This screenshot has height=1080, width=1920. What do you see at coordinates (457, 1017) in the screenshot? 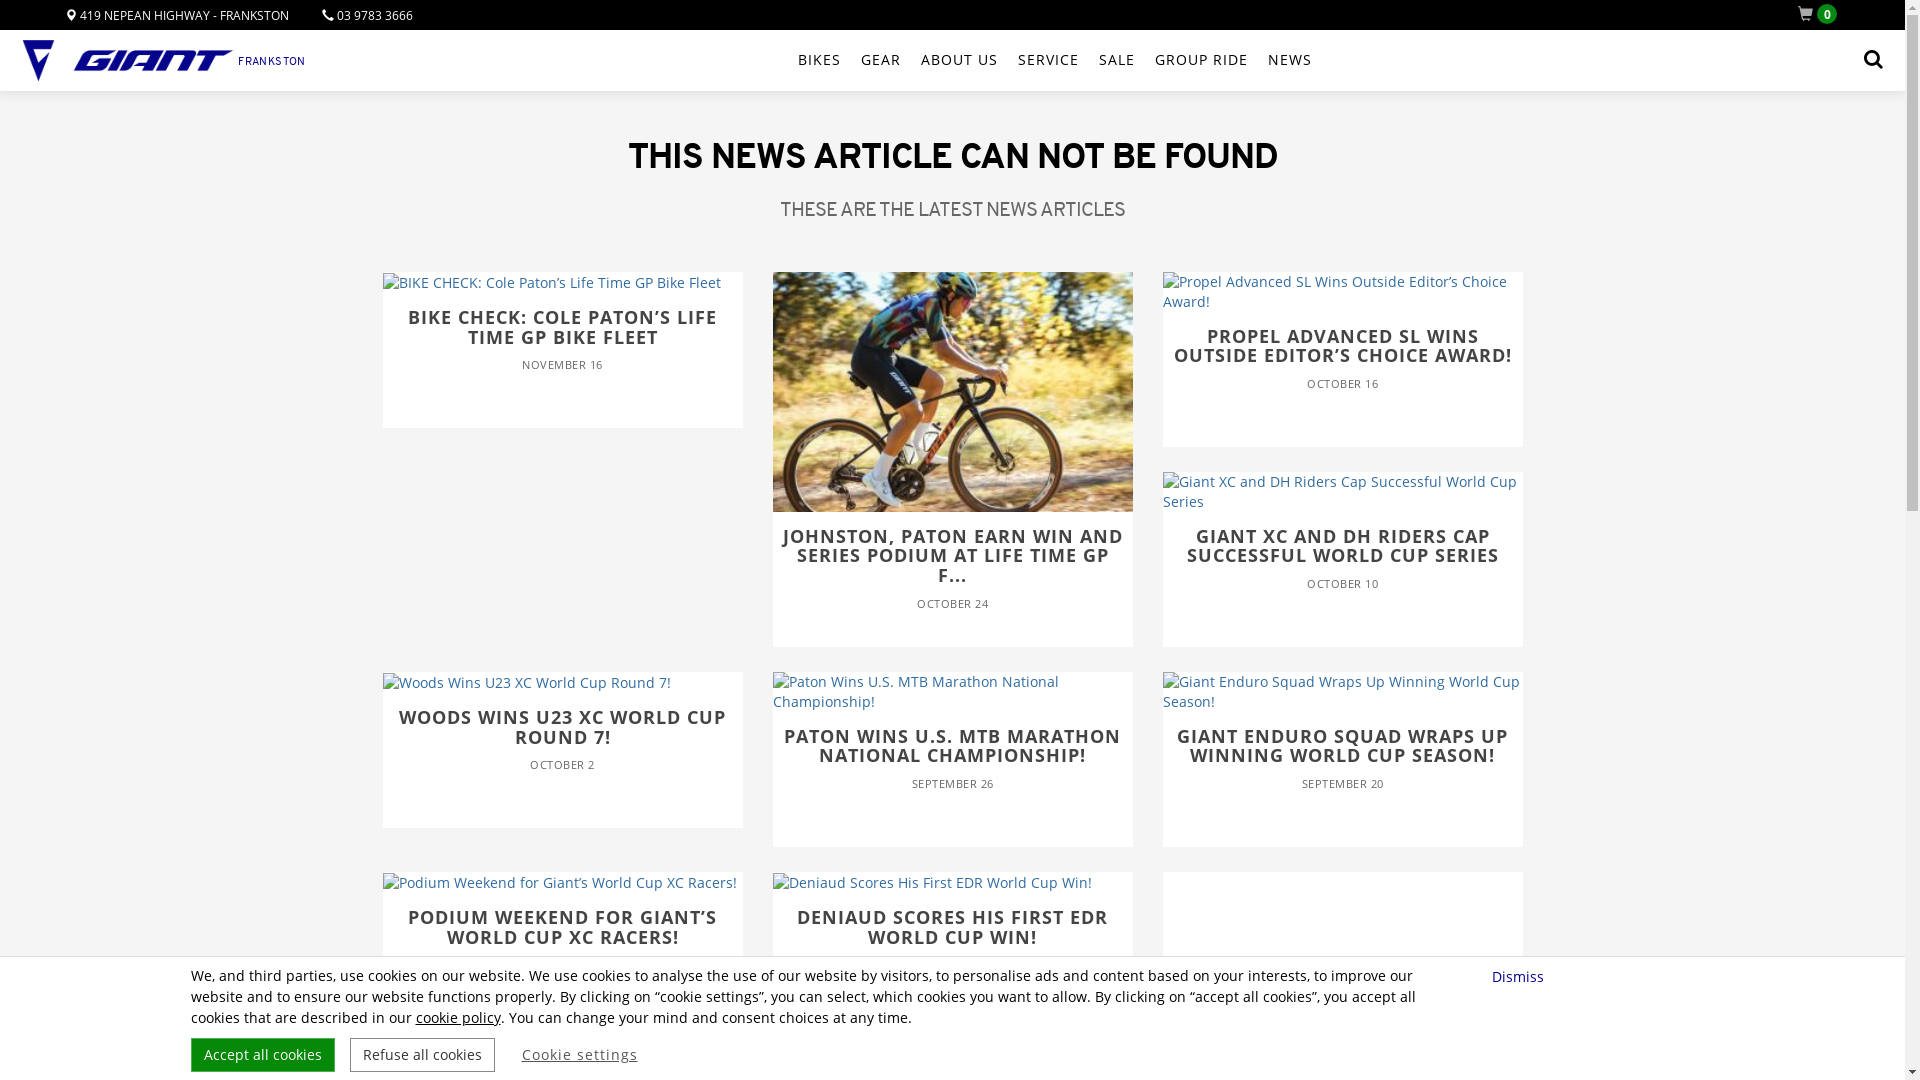
I see `'cookie policy'` at bounding box center [457, 1017].